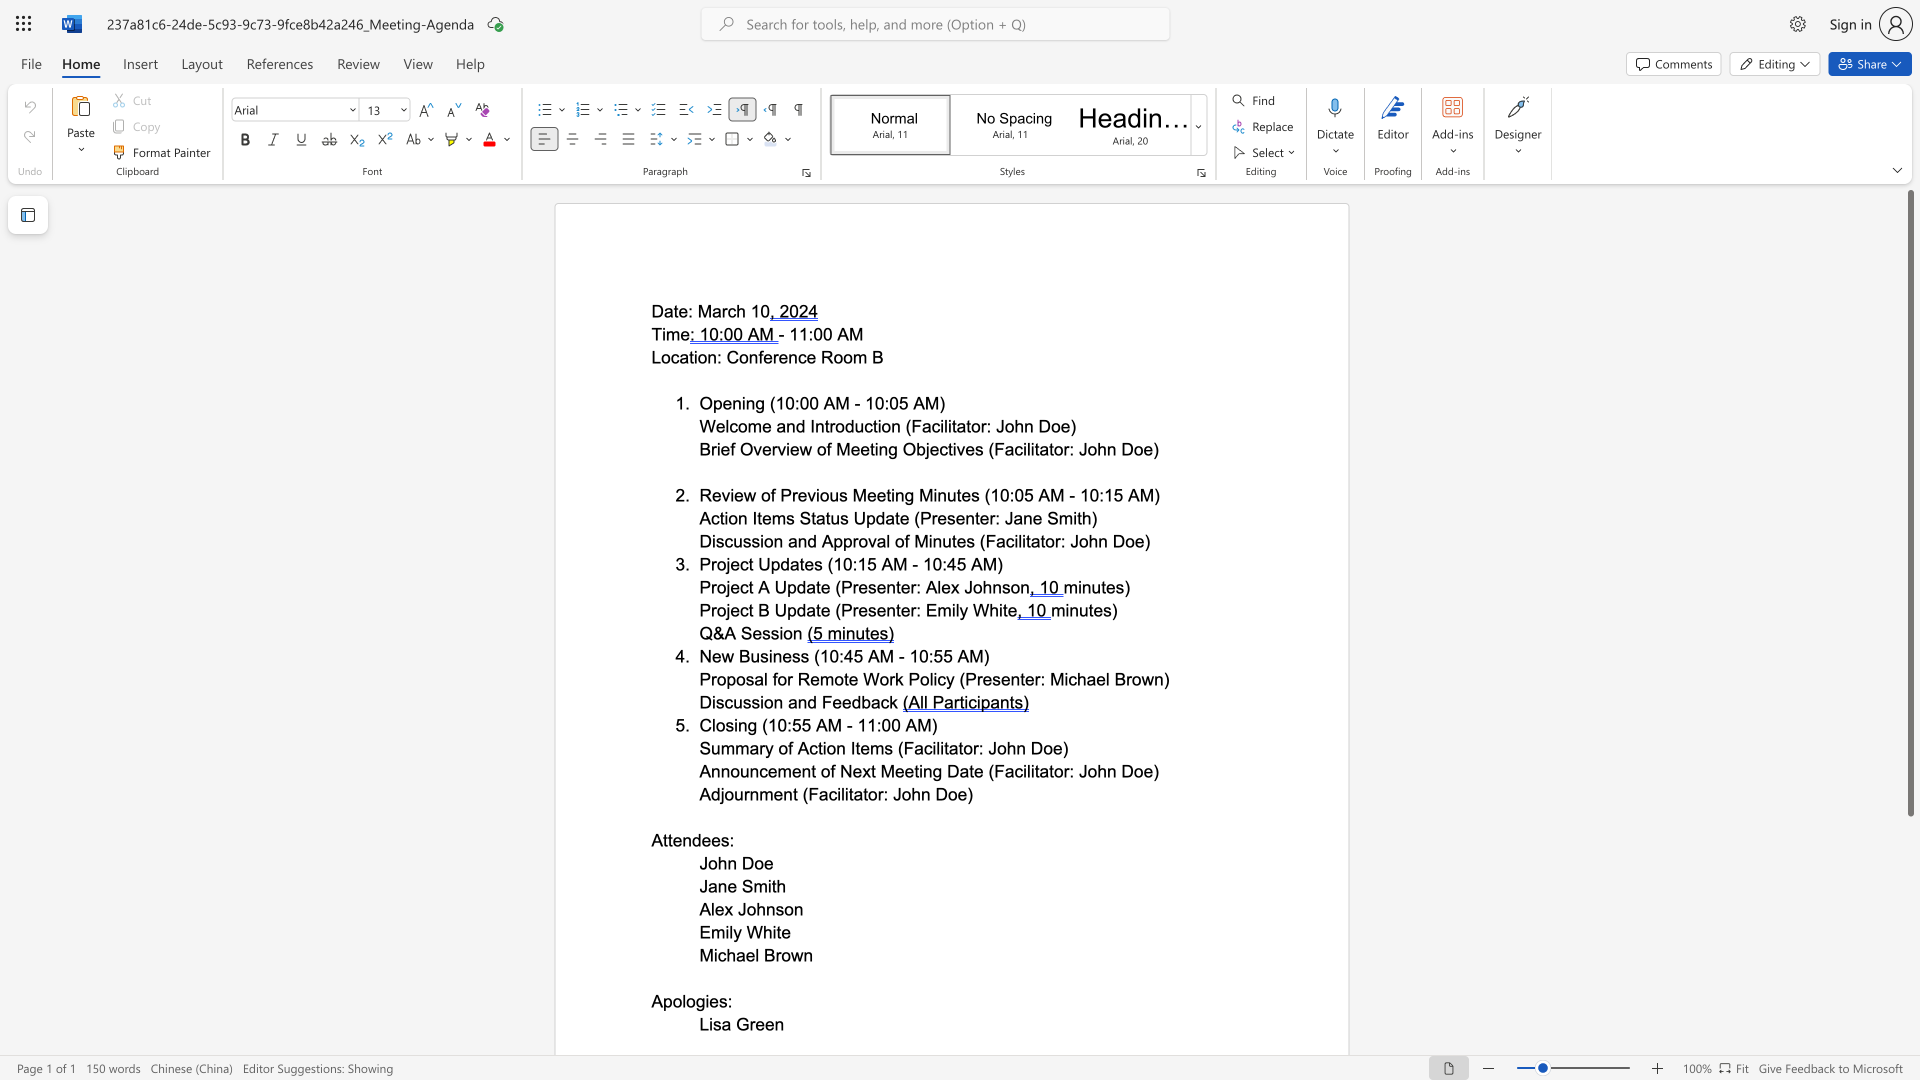 The image size is (1920, 1080). What do you see at coordinates (991, 770) in the screenshot?
I see `the 1th character "(" in the text` at bounding box center [991, 770].